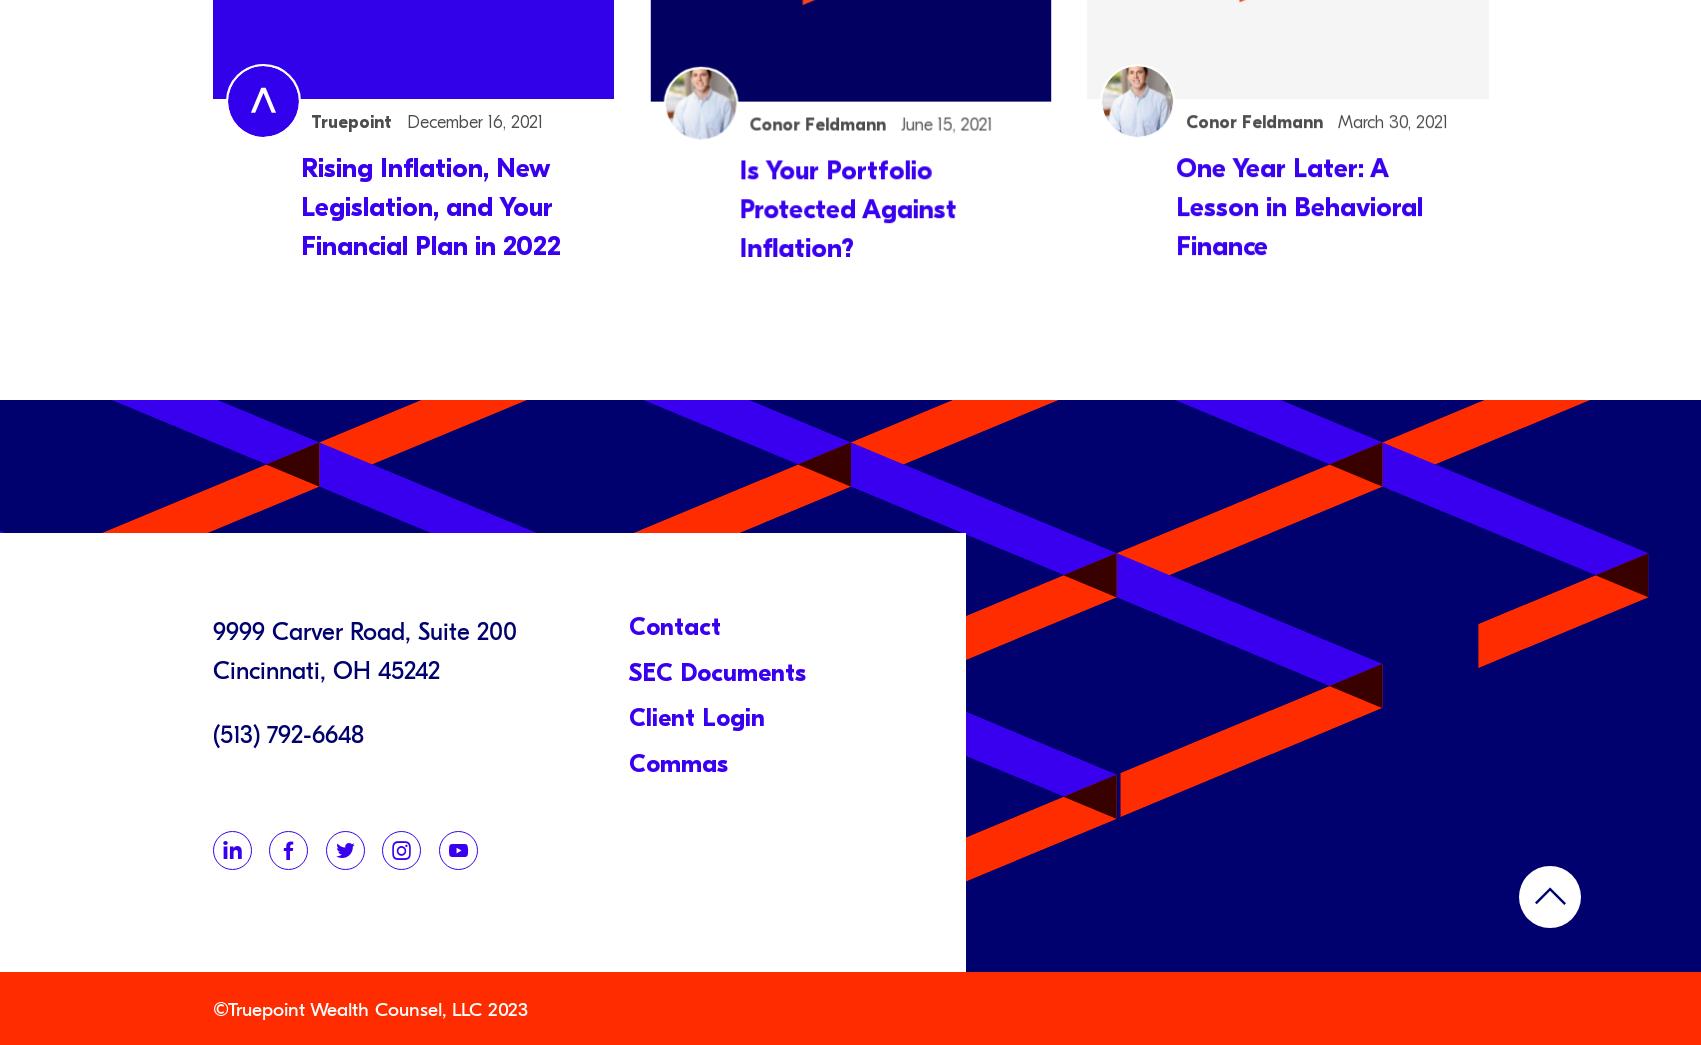 The height and width of the screenshot is (1045, 1701). I want to click on 'Contact', so click(628, 624).